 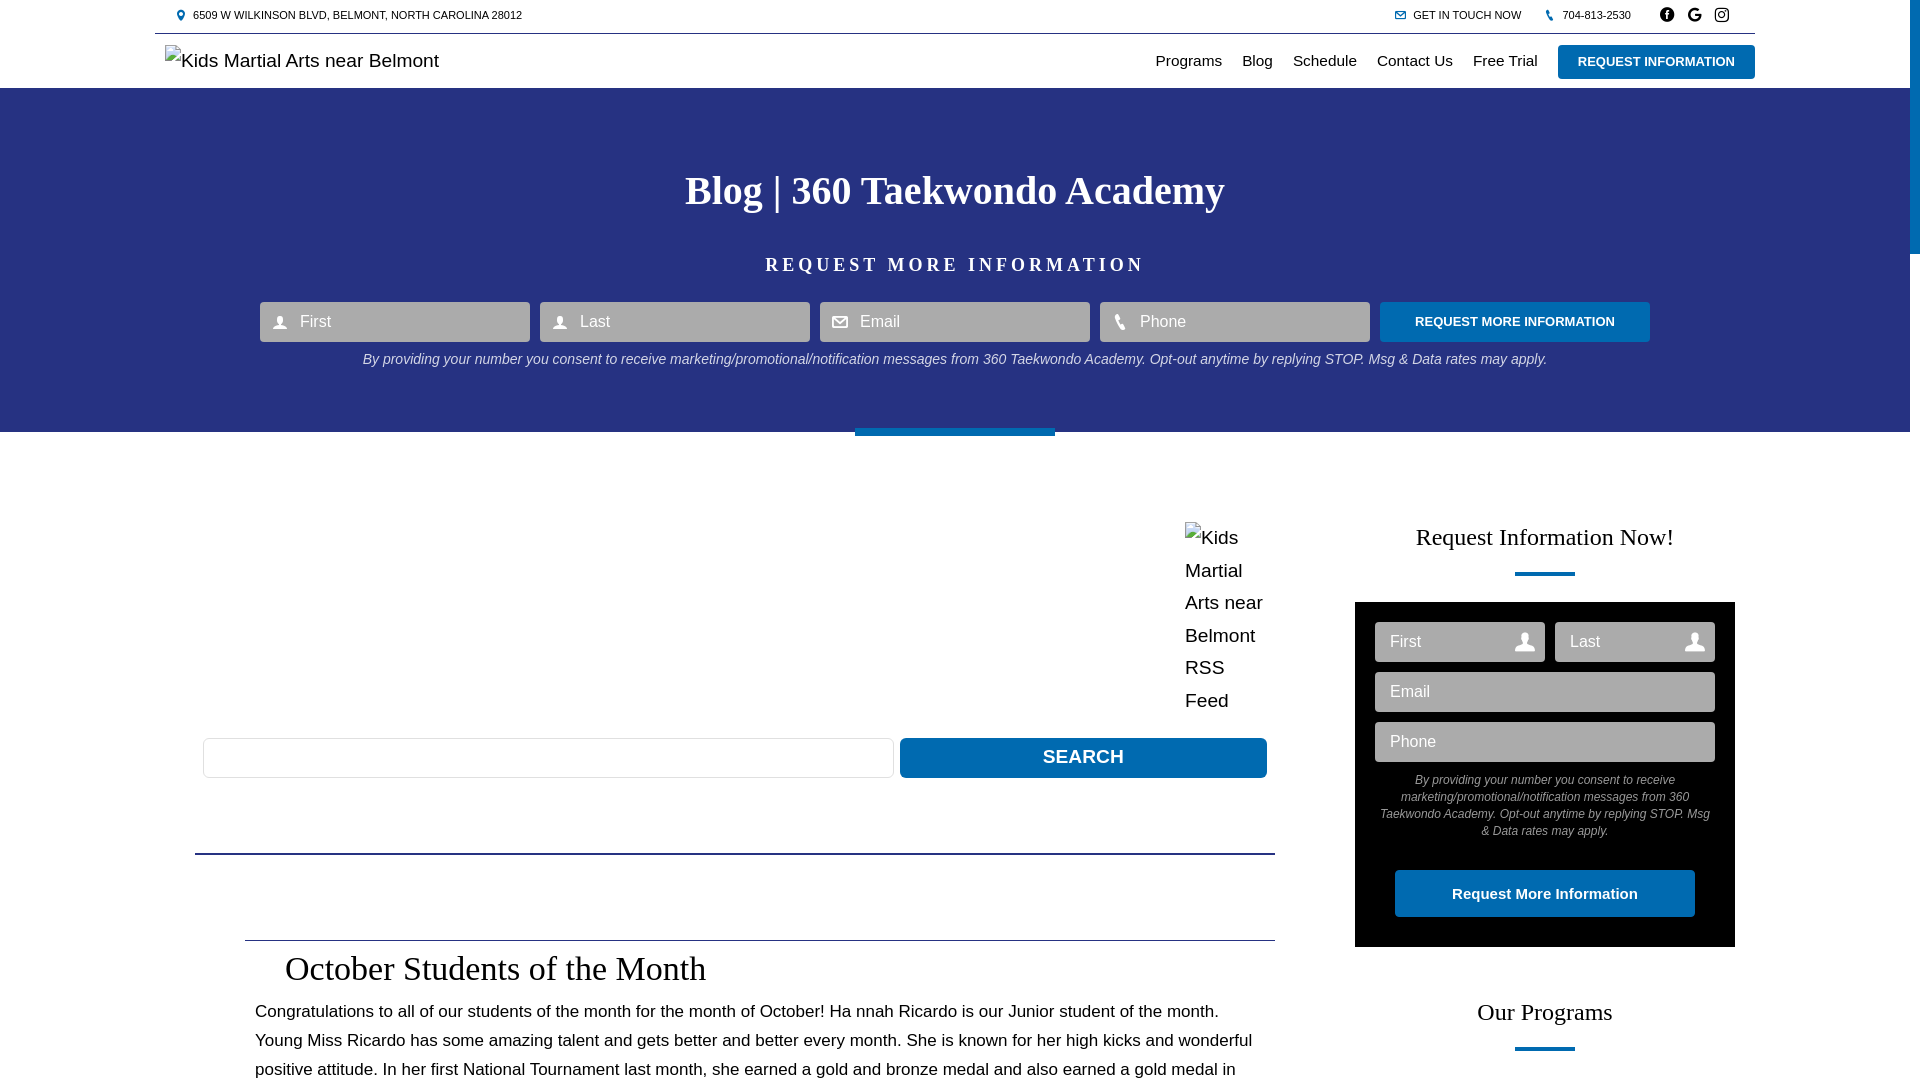 What do you see at coordinates (1414, 60) in the screenshot?
I see `'Contact Us'` at bounding box center [1414, 60].